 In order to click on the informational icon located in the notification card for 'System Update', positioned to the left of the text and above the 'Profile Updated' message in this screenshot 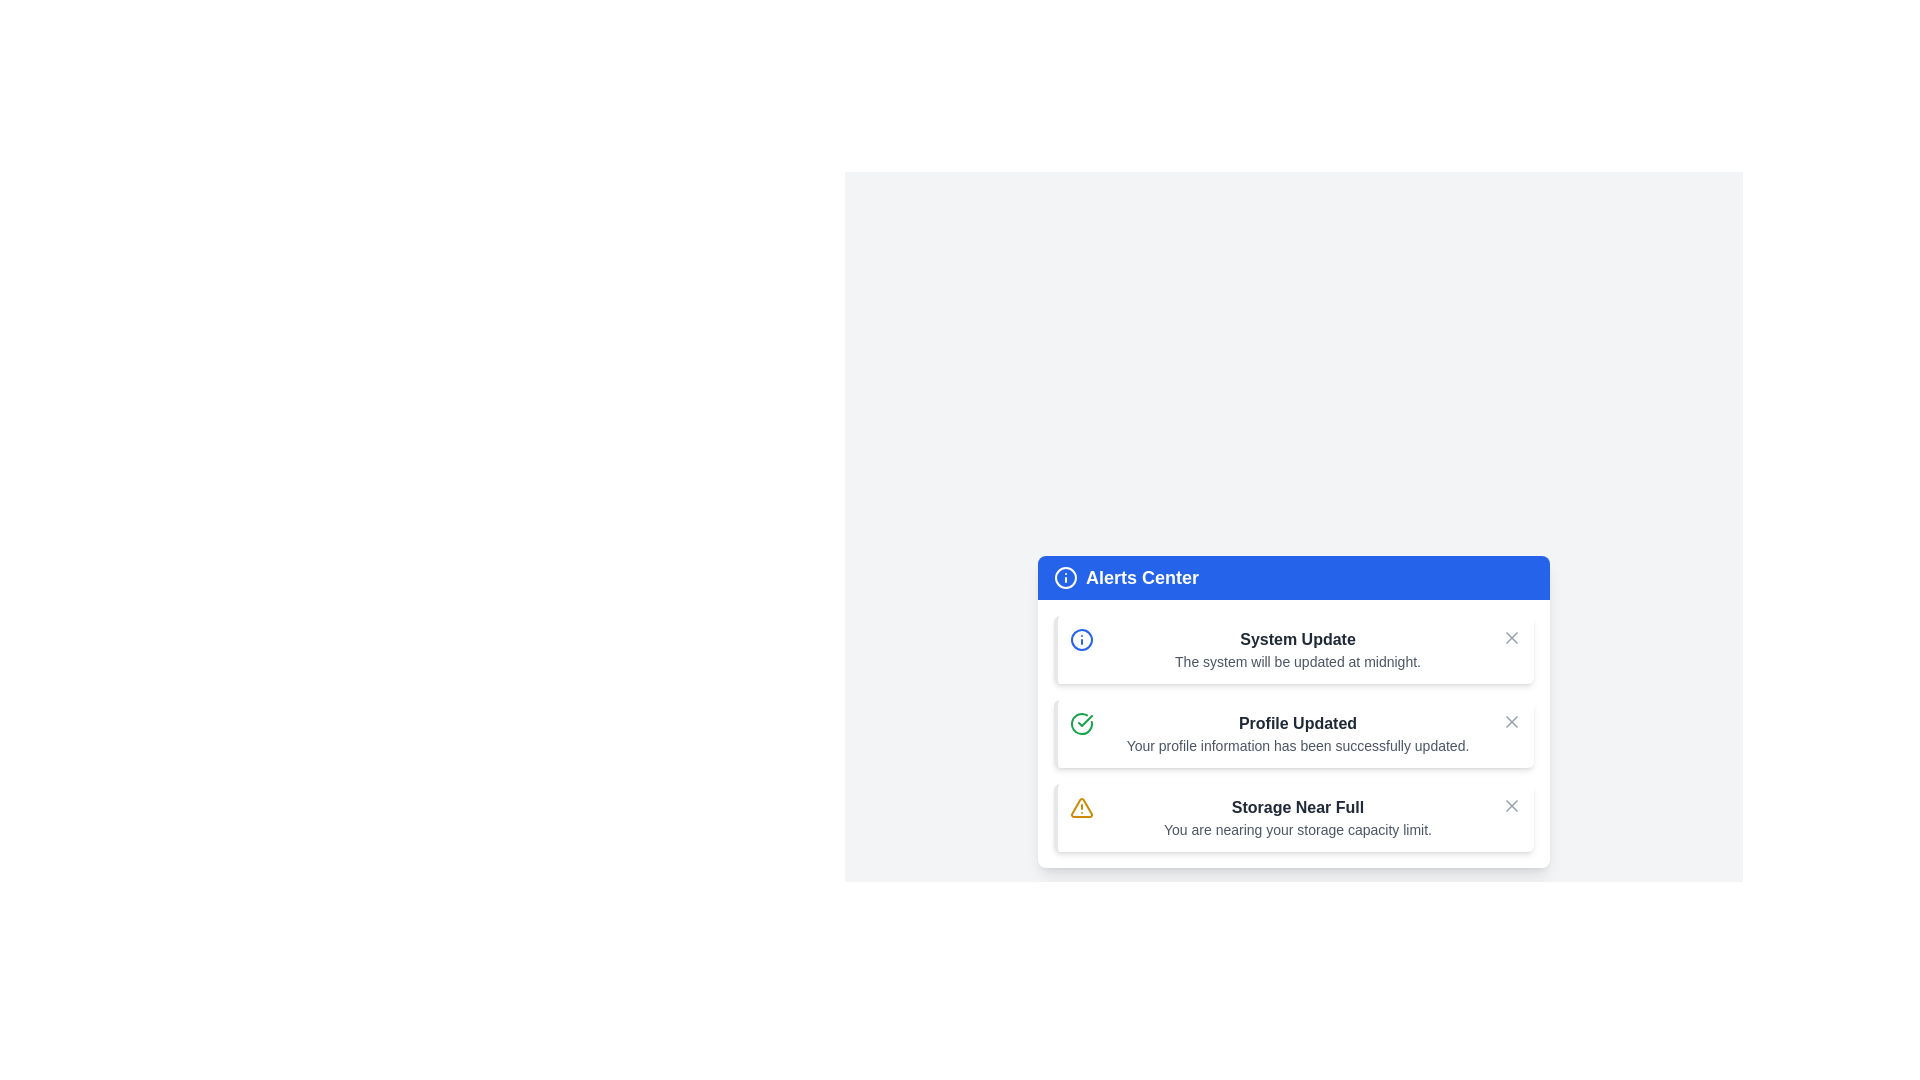, I will do `click(1080, 640)`.